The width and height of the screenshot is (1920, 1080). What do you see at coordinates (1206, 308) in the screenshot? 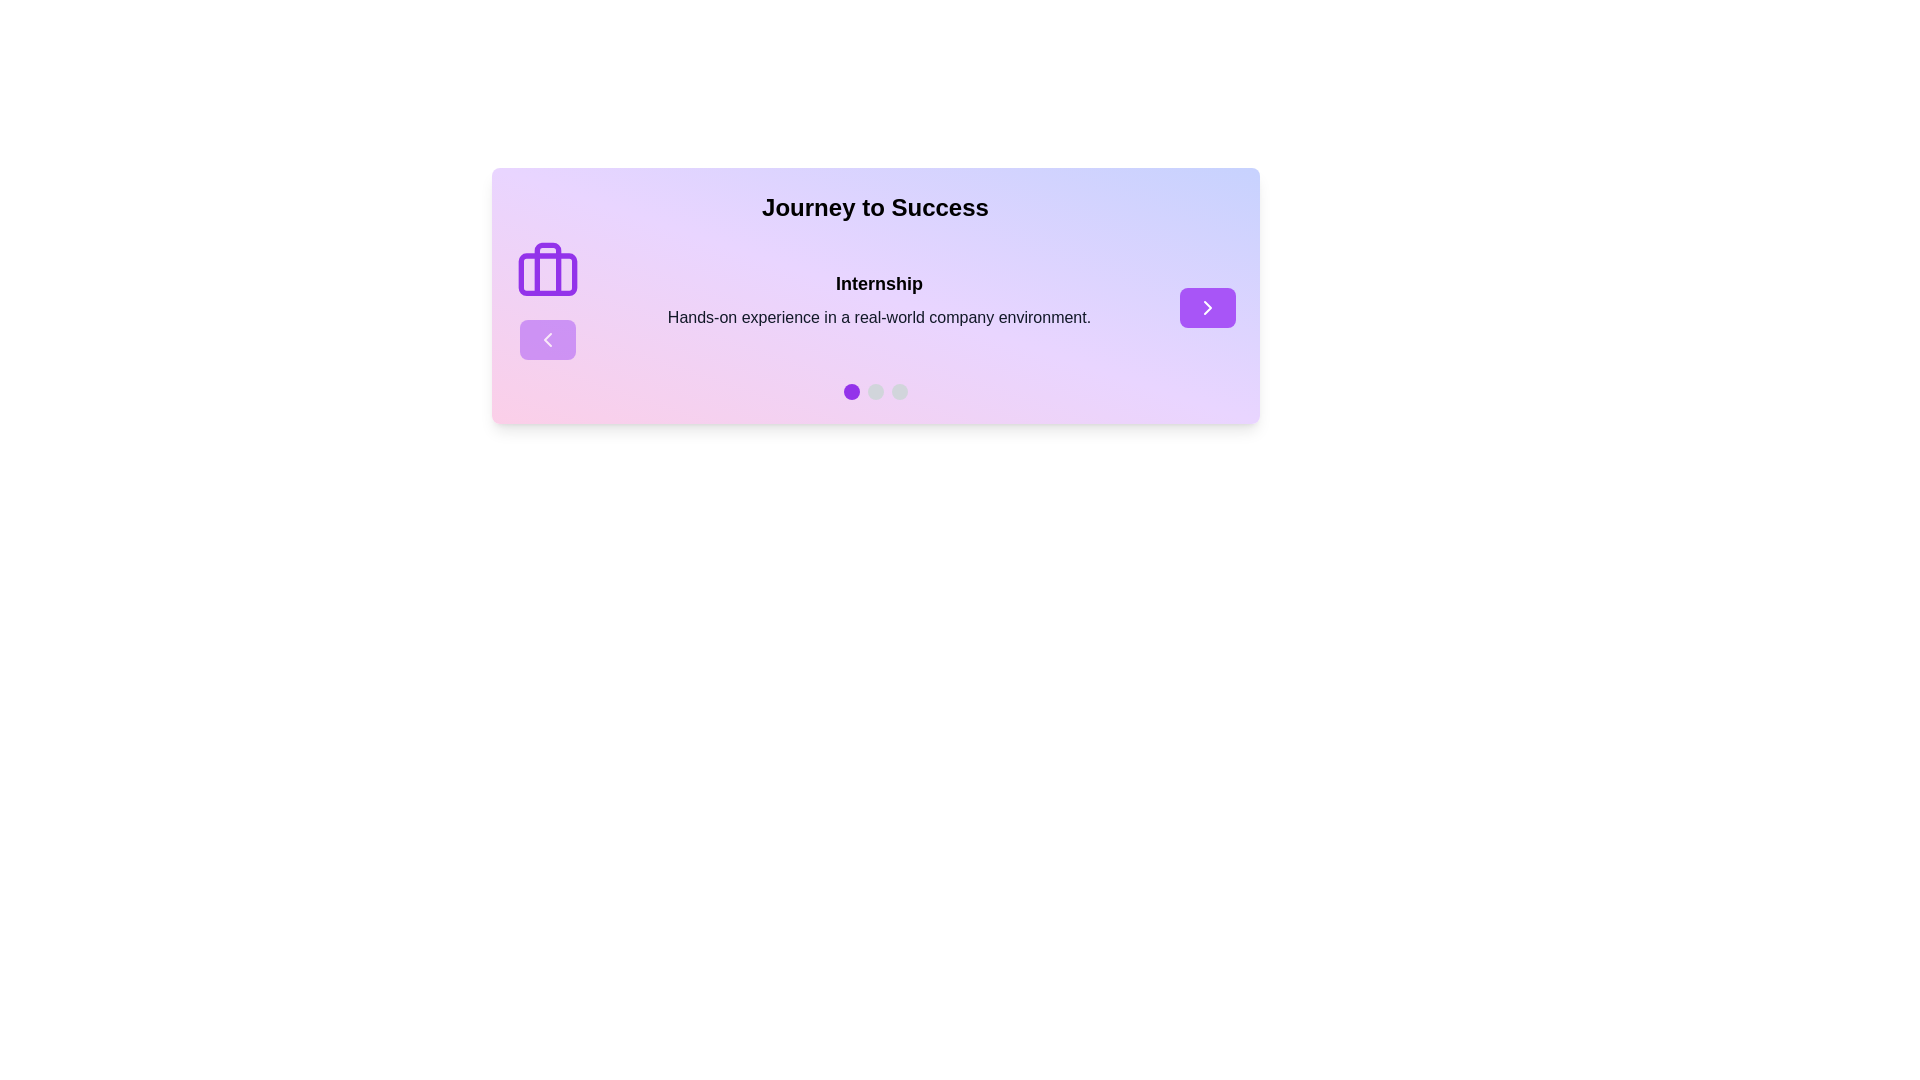
I see `the rightward navigation icon located within the purple button on the right side of a horizontal card-like component` at bounding box center [1206, 308].